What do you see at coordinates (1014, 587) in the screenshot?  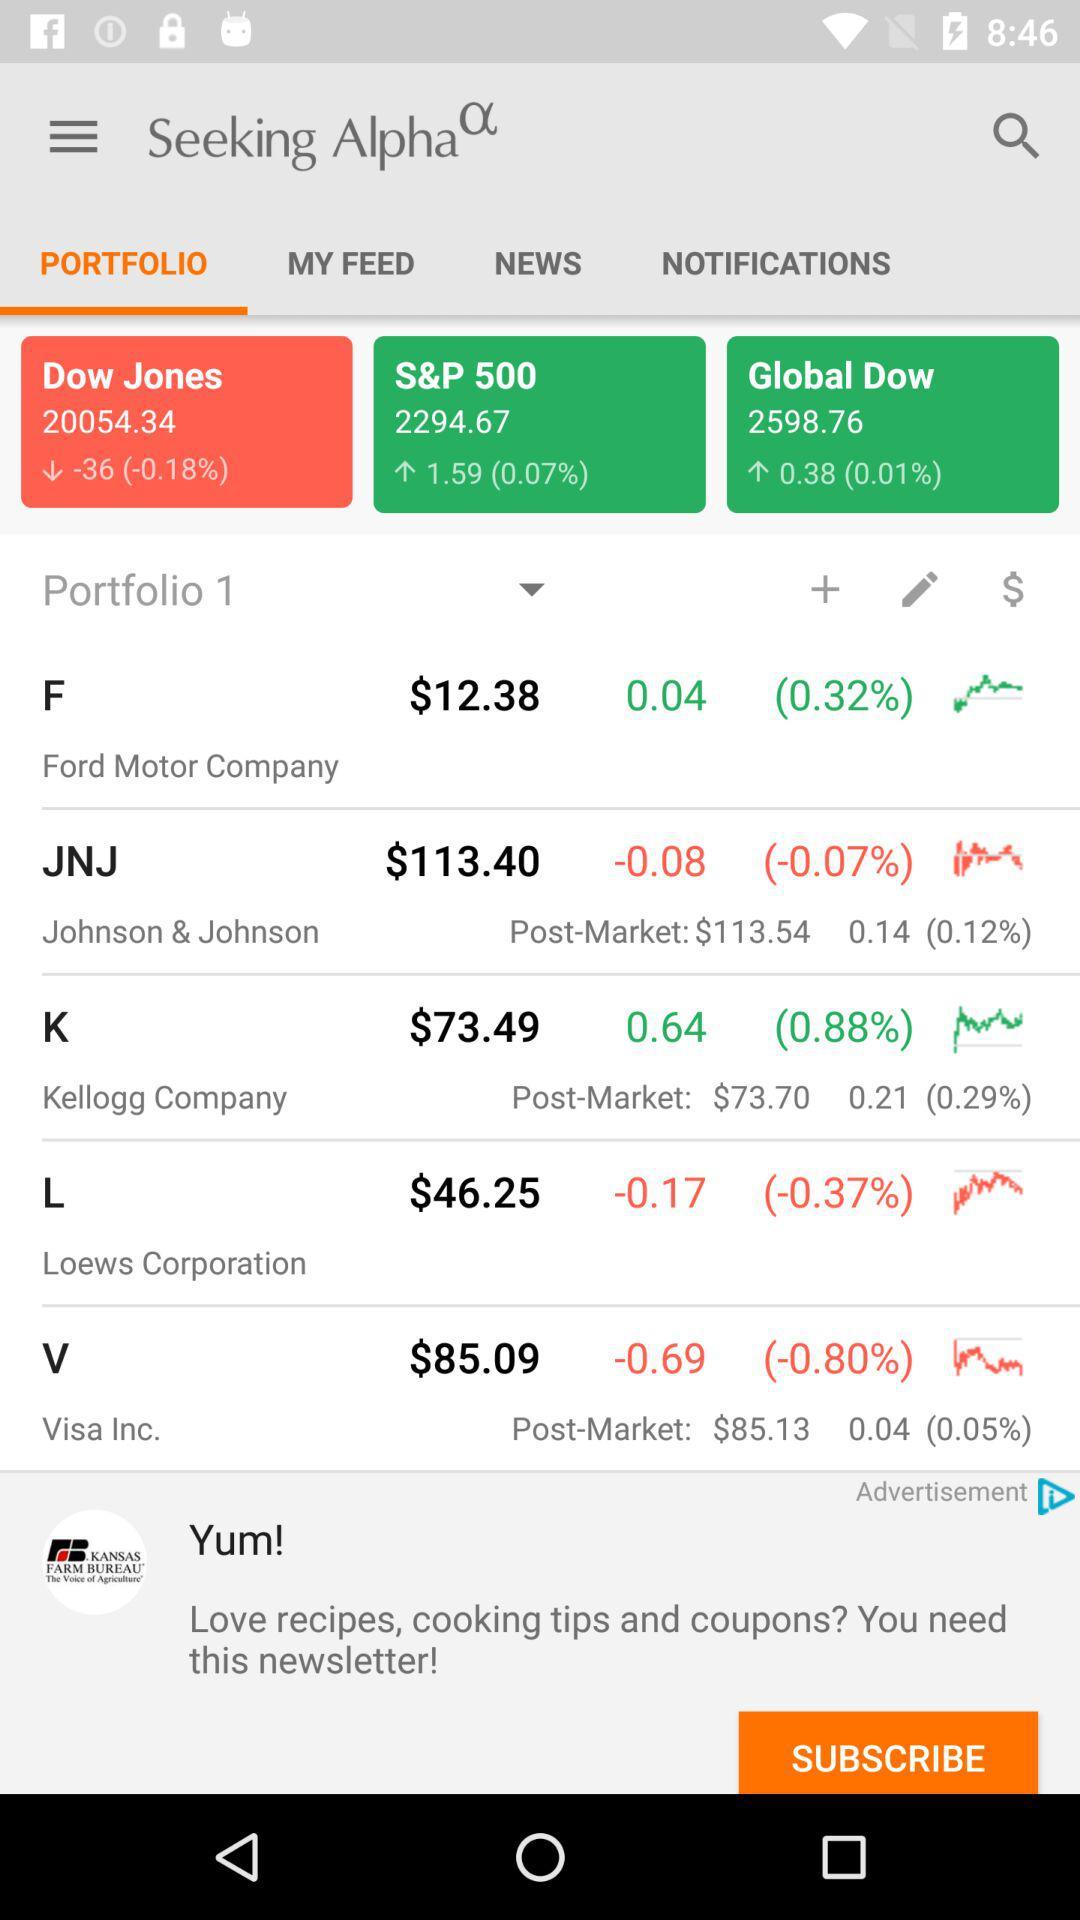 I see `dollars gained or graphs` at bounding box center [1014, 587].